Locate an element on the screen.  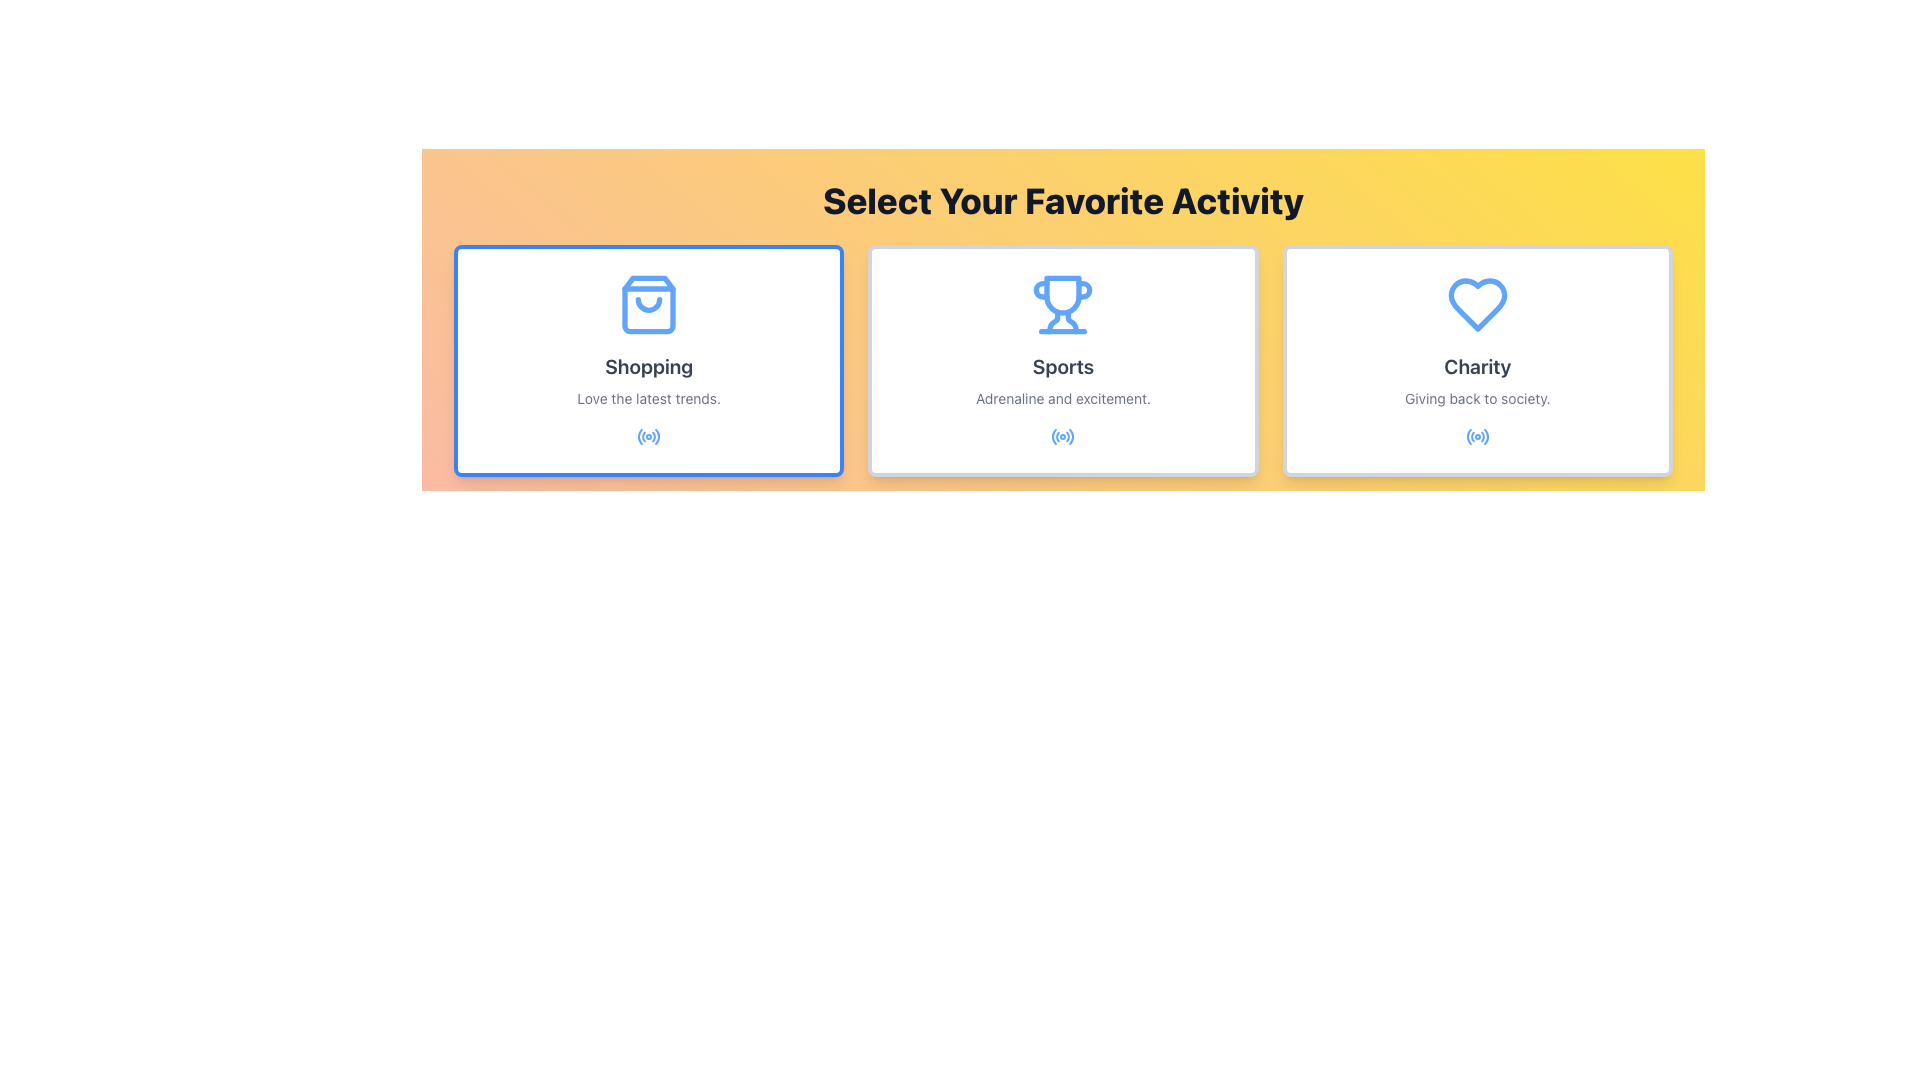
the radio selection icon located at the bottom center of the 'Shopping' card, beneath the text 'Love the latest trends.' is located at coordinates (649, 435).